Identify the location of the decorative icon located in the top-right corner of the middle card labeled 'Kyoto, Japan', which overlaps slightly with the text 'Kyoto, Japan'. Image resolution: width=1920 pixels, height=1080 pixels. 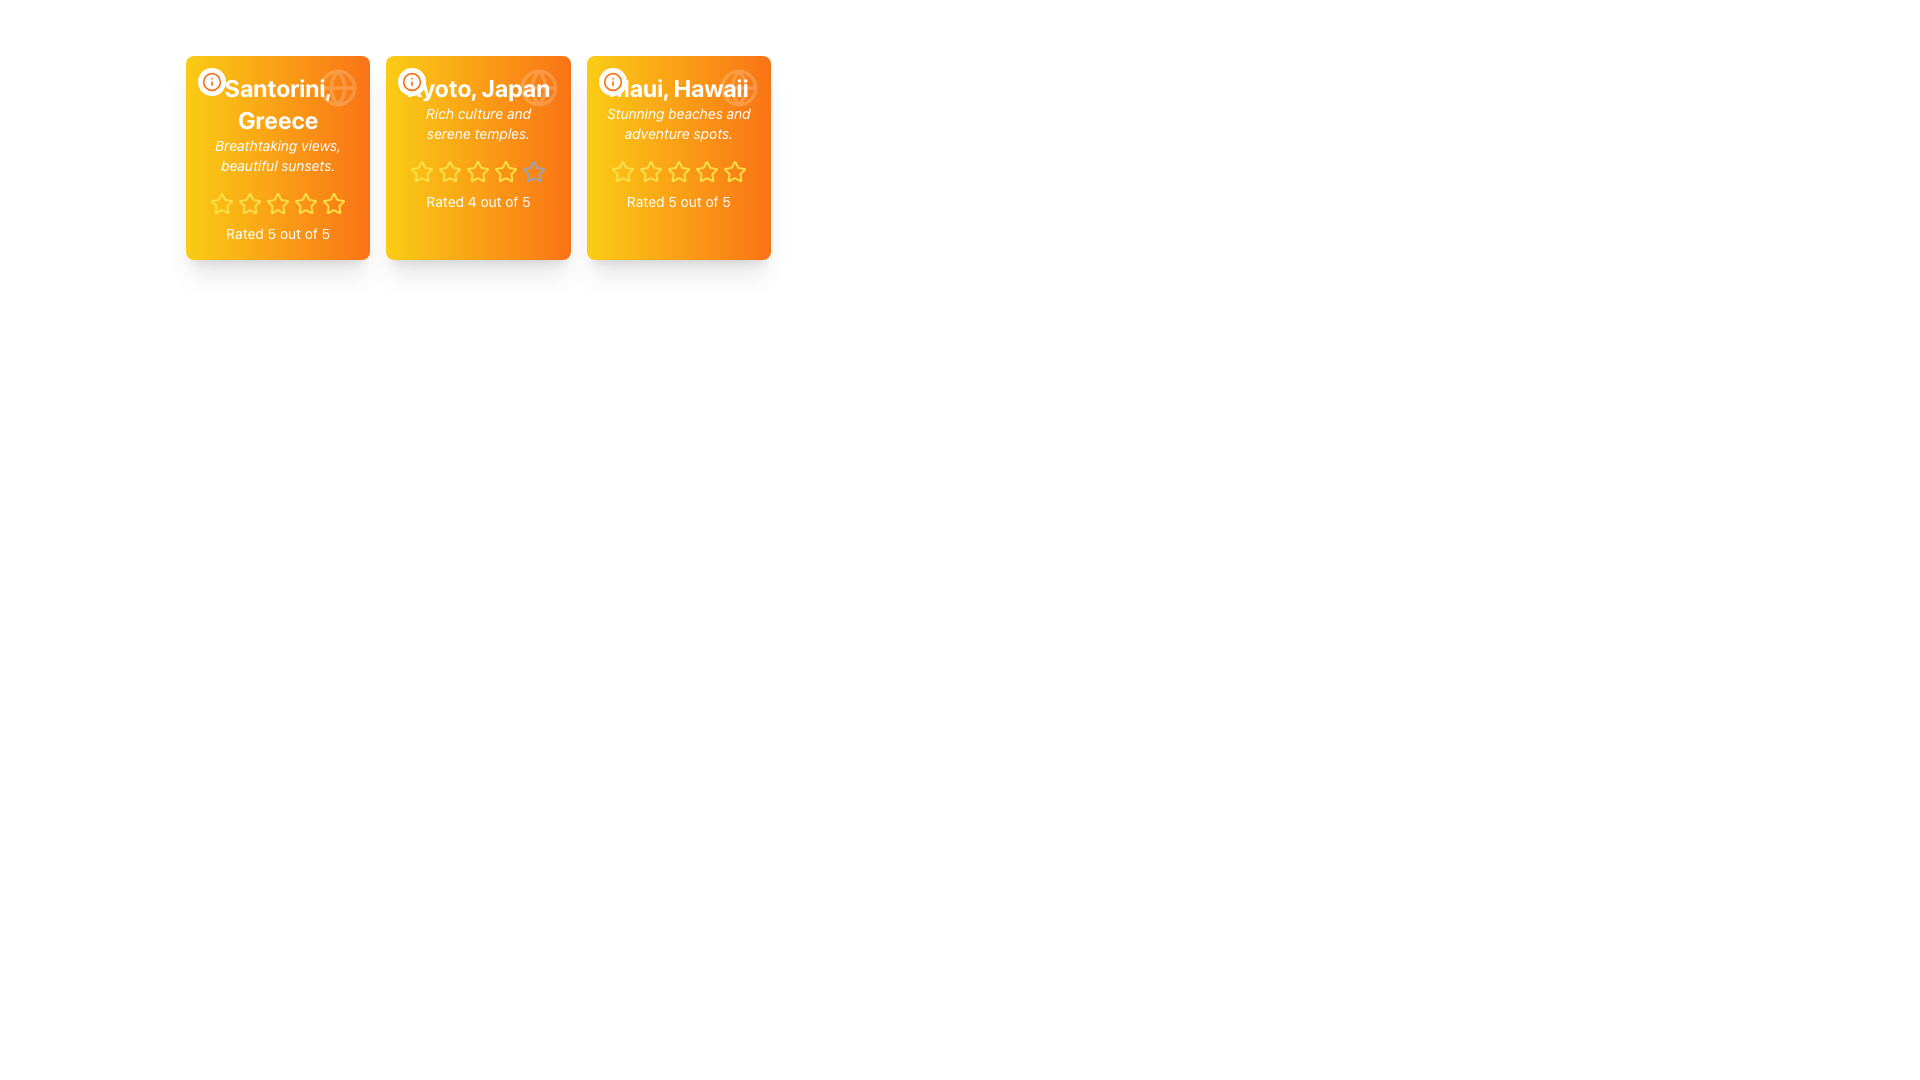
(538, 87).